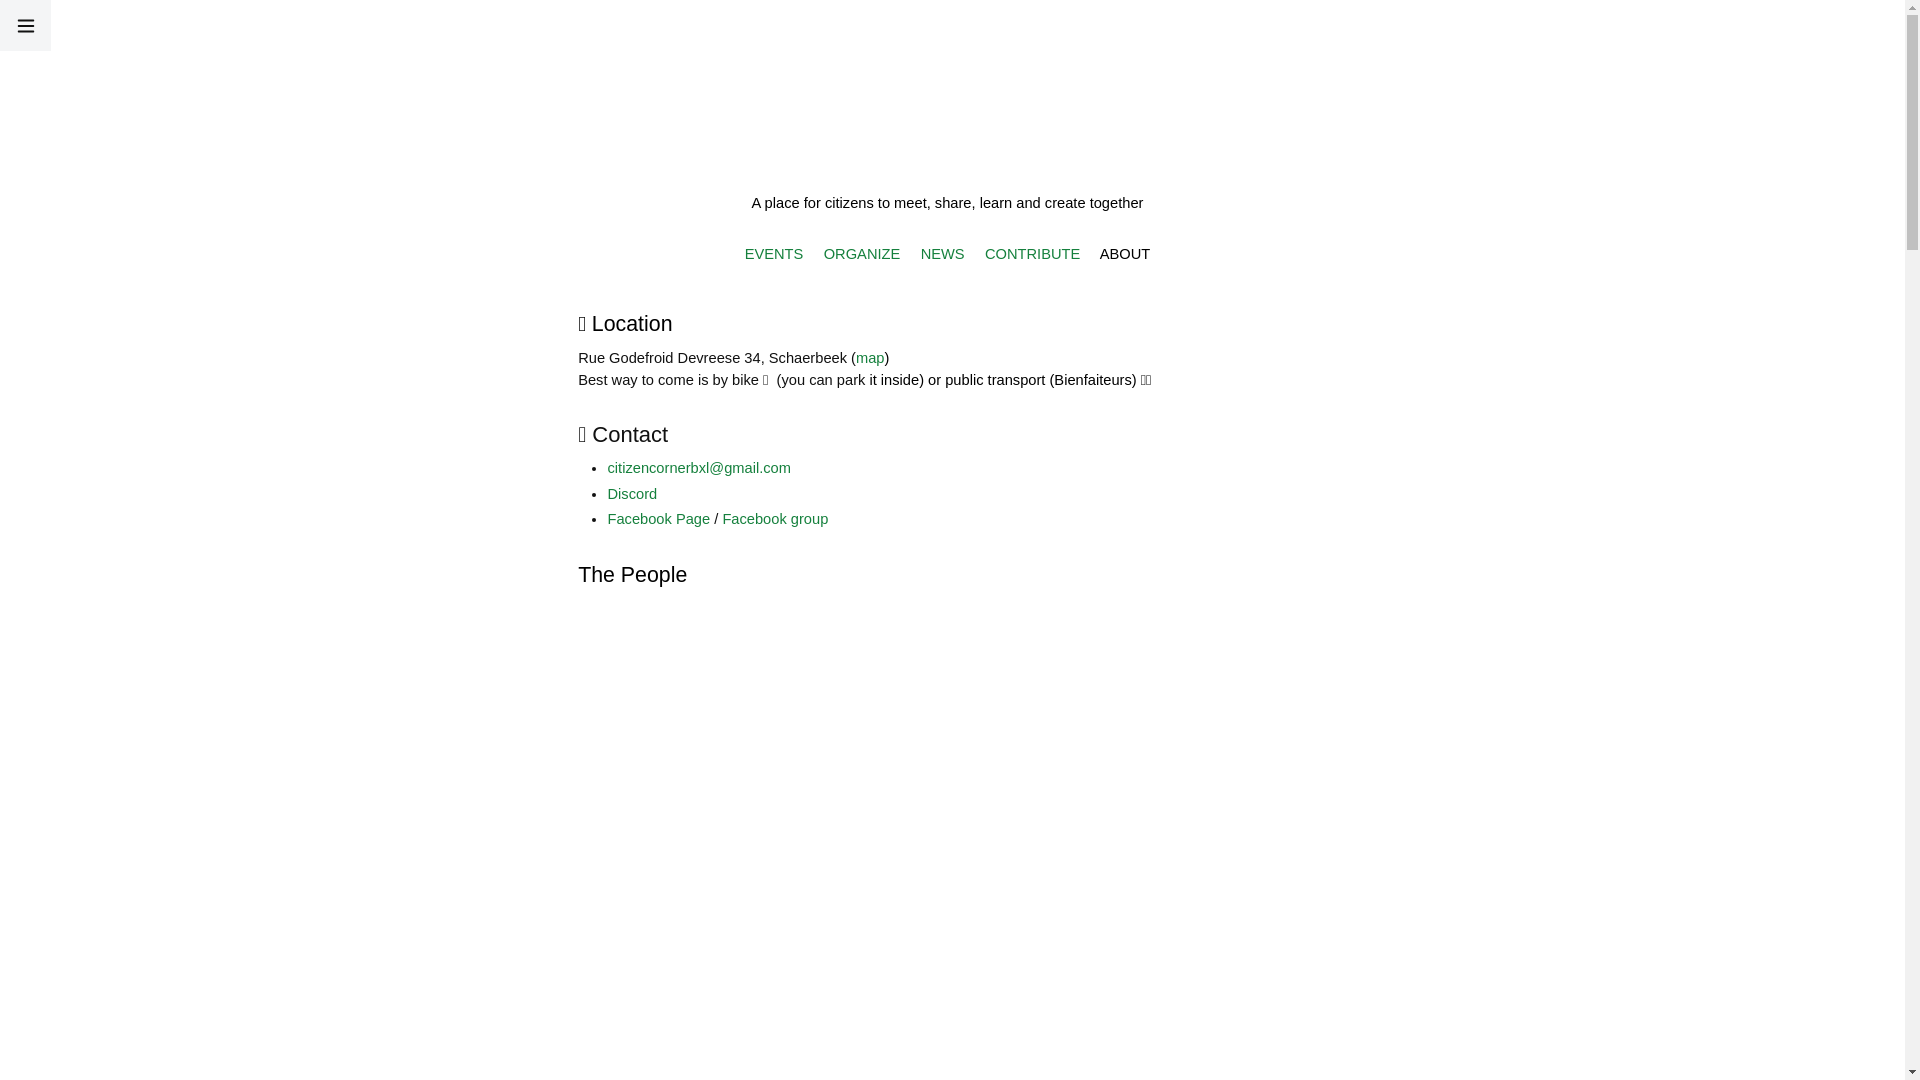 The width and height of the screenshot is (1920, 1080). I want to click on 'CONTRIBUTE', so click(1032, 253).